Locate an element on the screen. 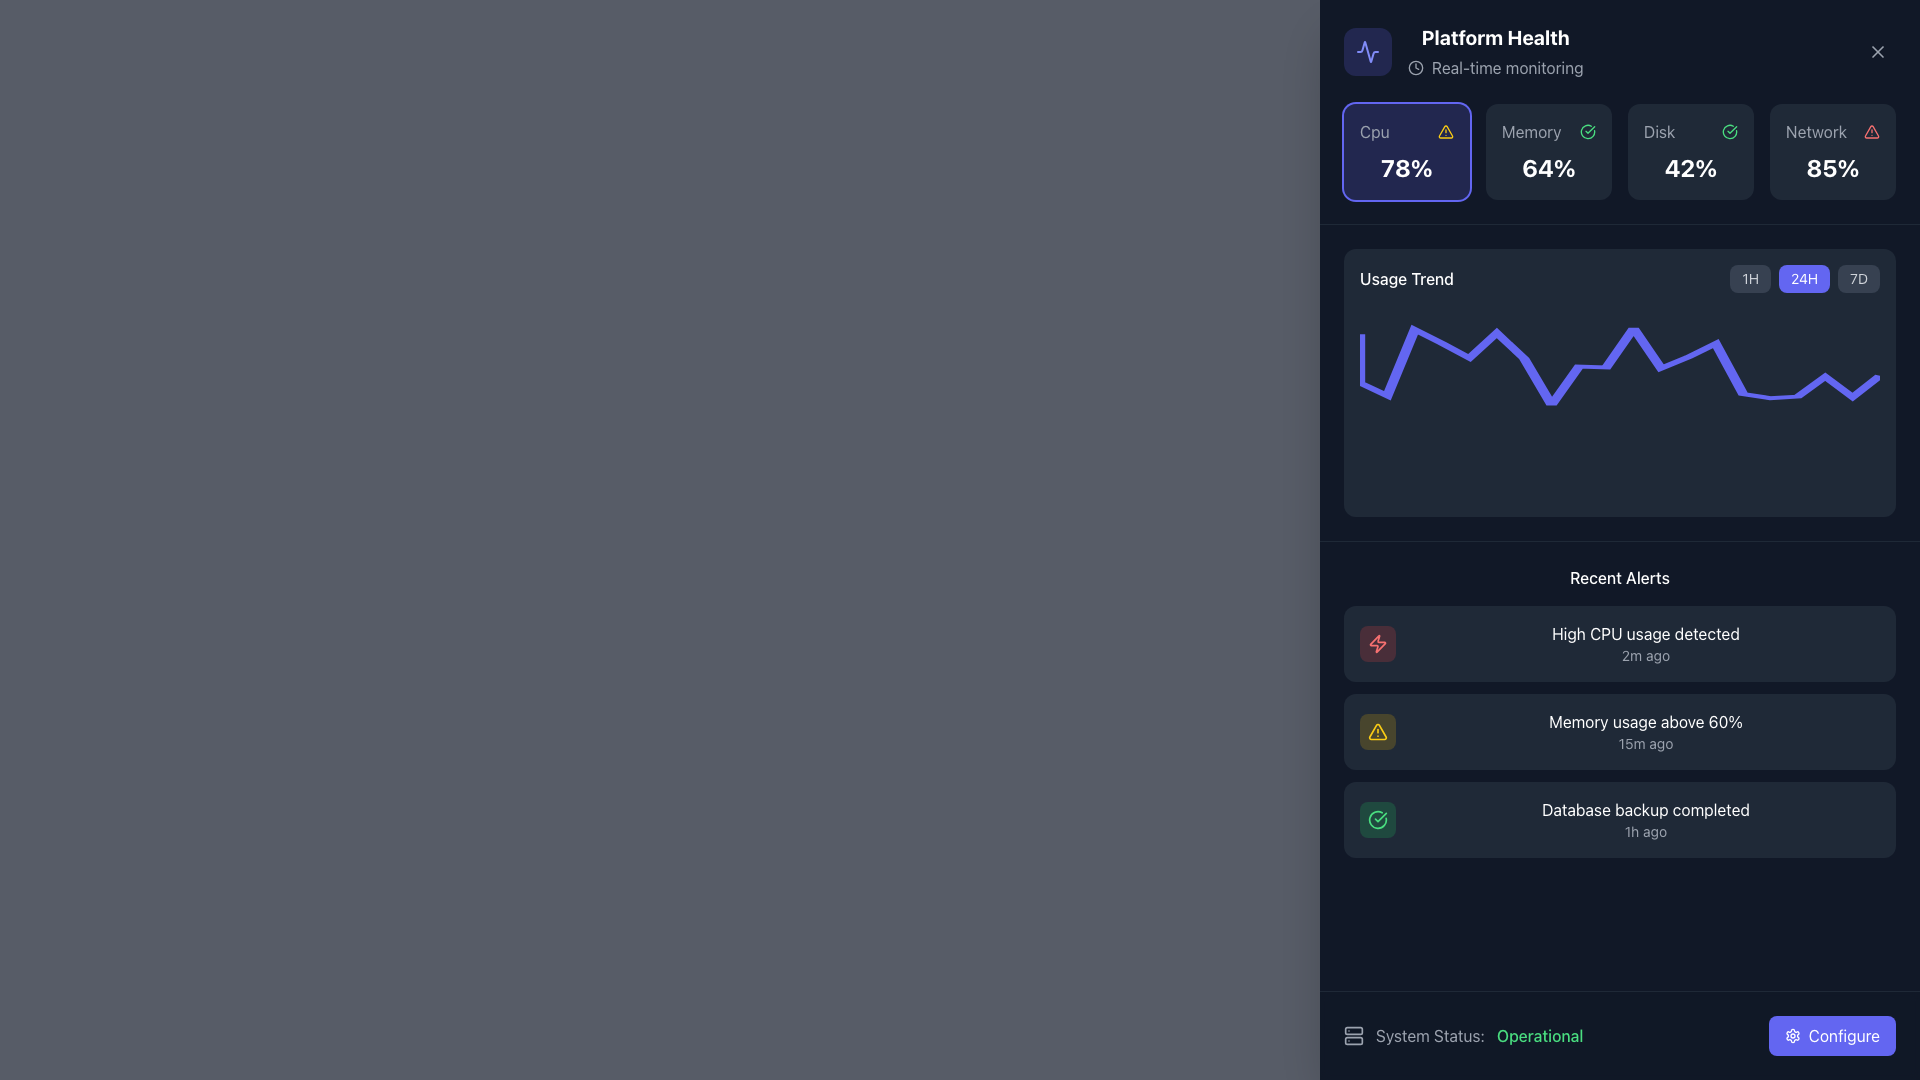  the text element displaying '64%' in a bold, large font, located within the 'Memory' card, which is the second card in a row of four cards is located at coordinates (1548, 167).